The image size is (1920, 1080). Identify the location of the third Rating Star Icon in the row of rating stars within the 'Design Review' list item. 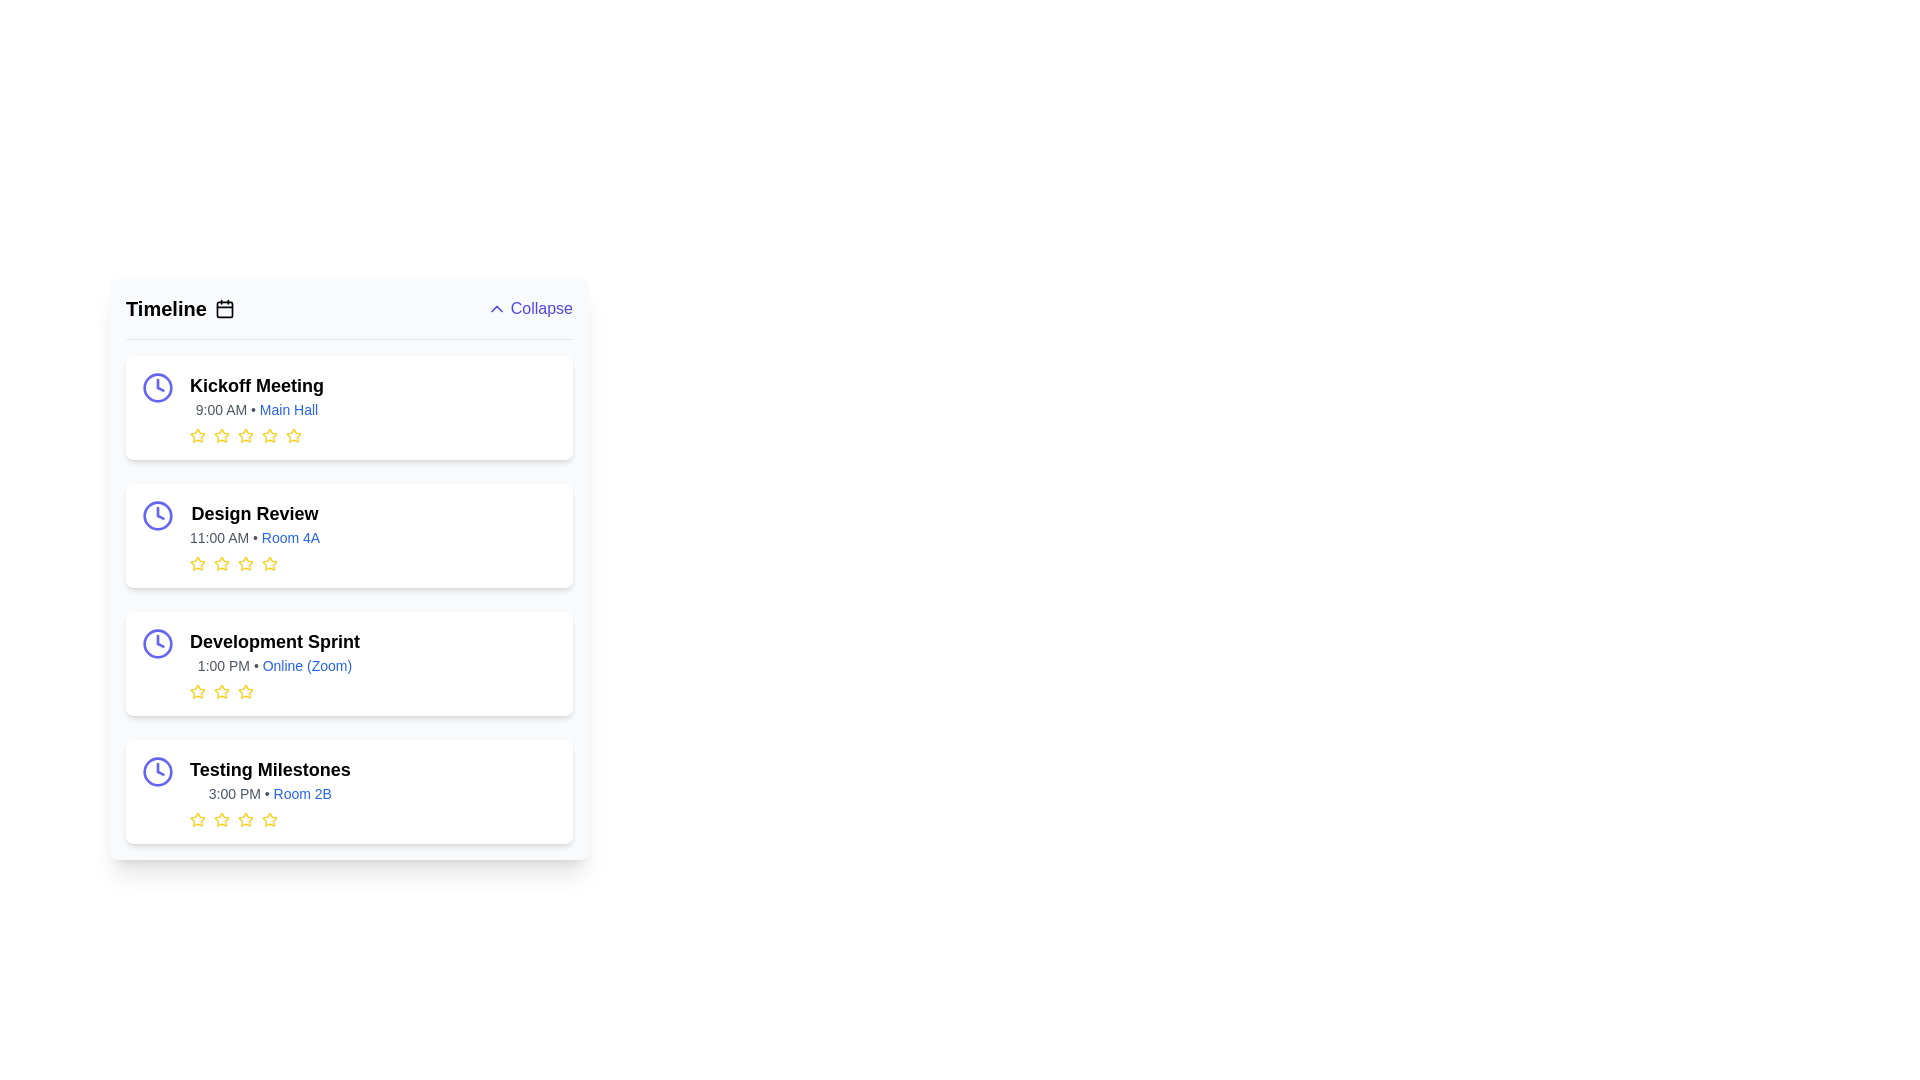
(268, 563).